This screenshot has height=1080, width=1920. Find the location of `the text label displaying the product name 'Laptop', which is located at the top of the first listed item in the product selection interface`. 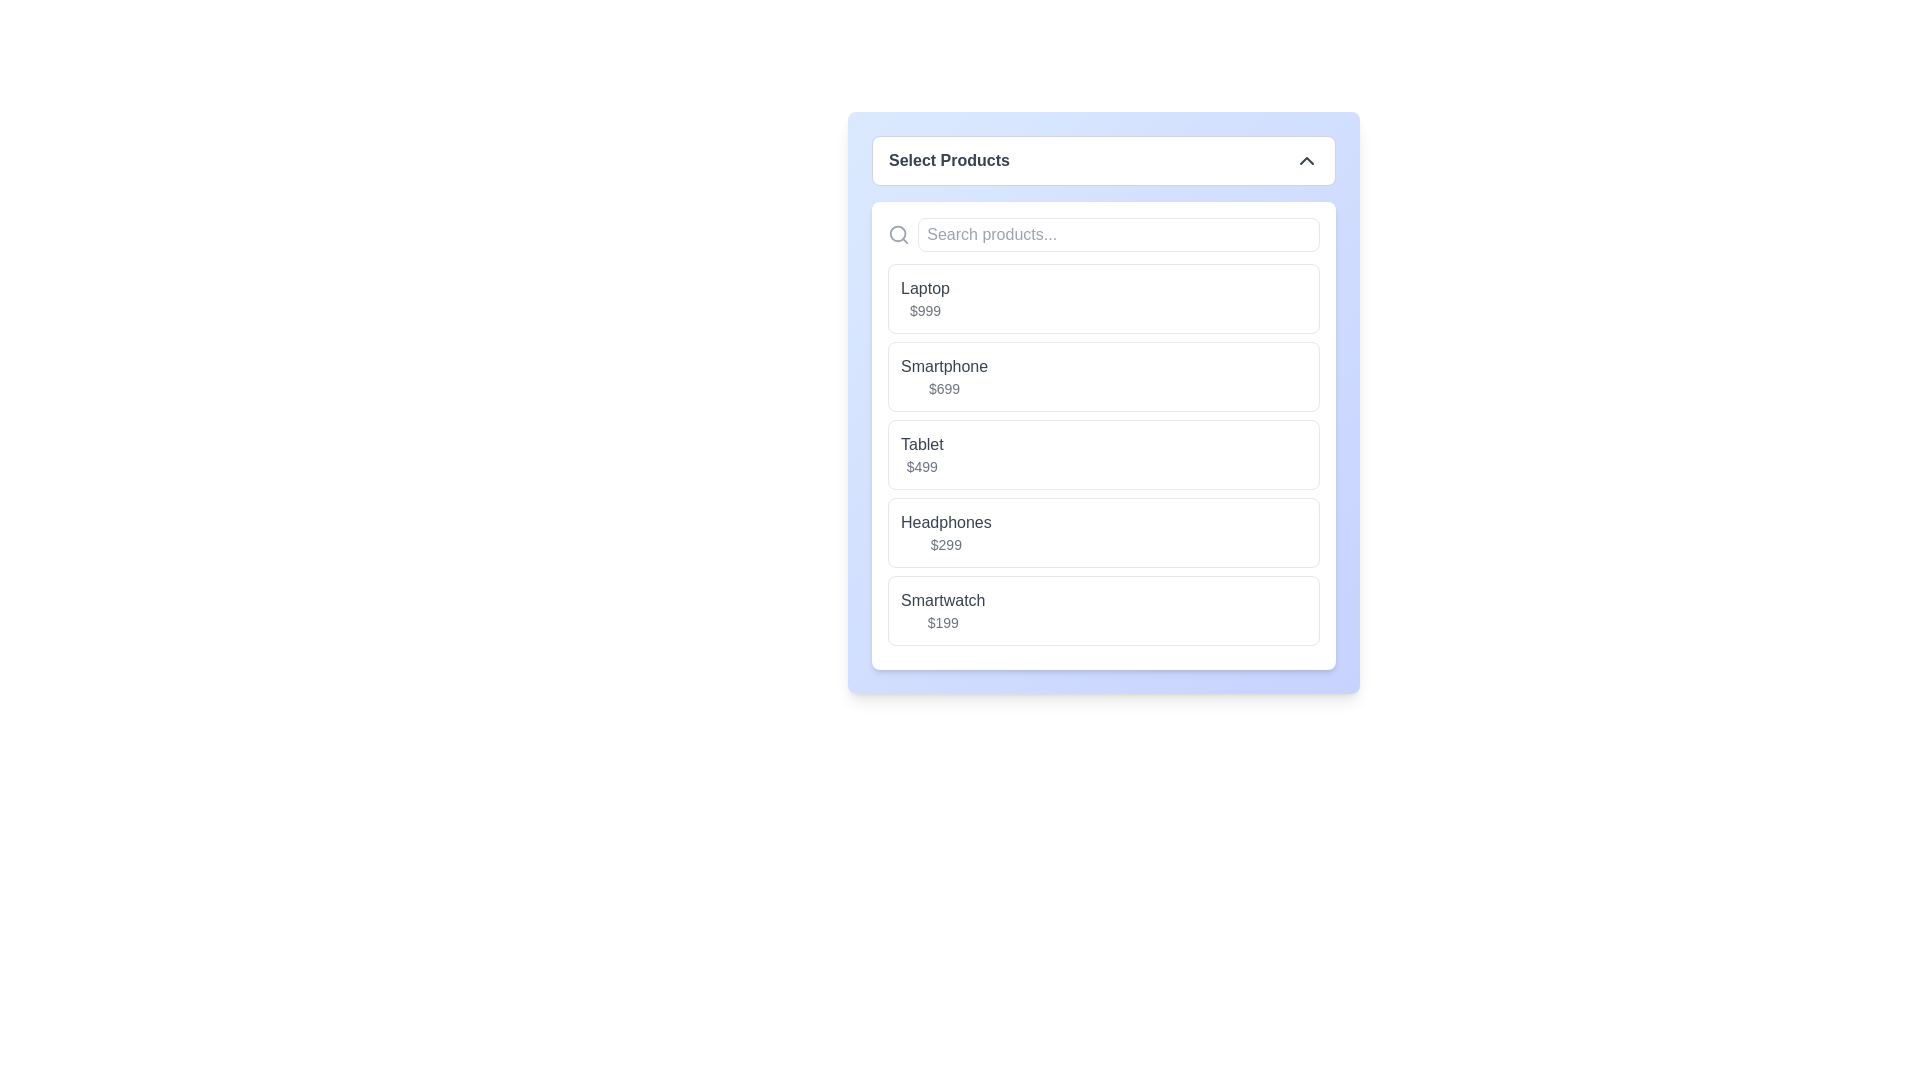

the text label displaying the product name 'Laptop', which is located at the top of the first listed item in the product selection interface is located at coordinates (924, 289).